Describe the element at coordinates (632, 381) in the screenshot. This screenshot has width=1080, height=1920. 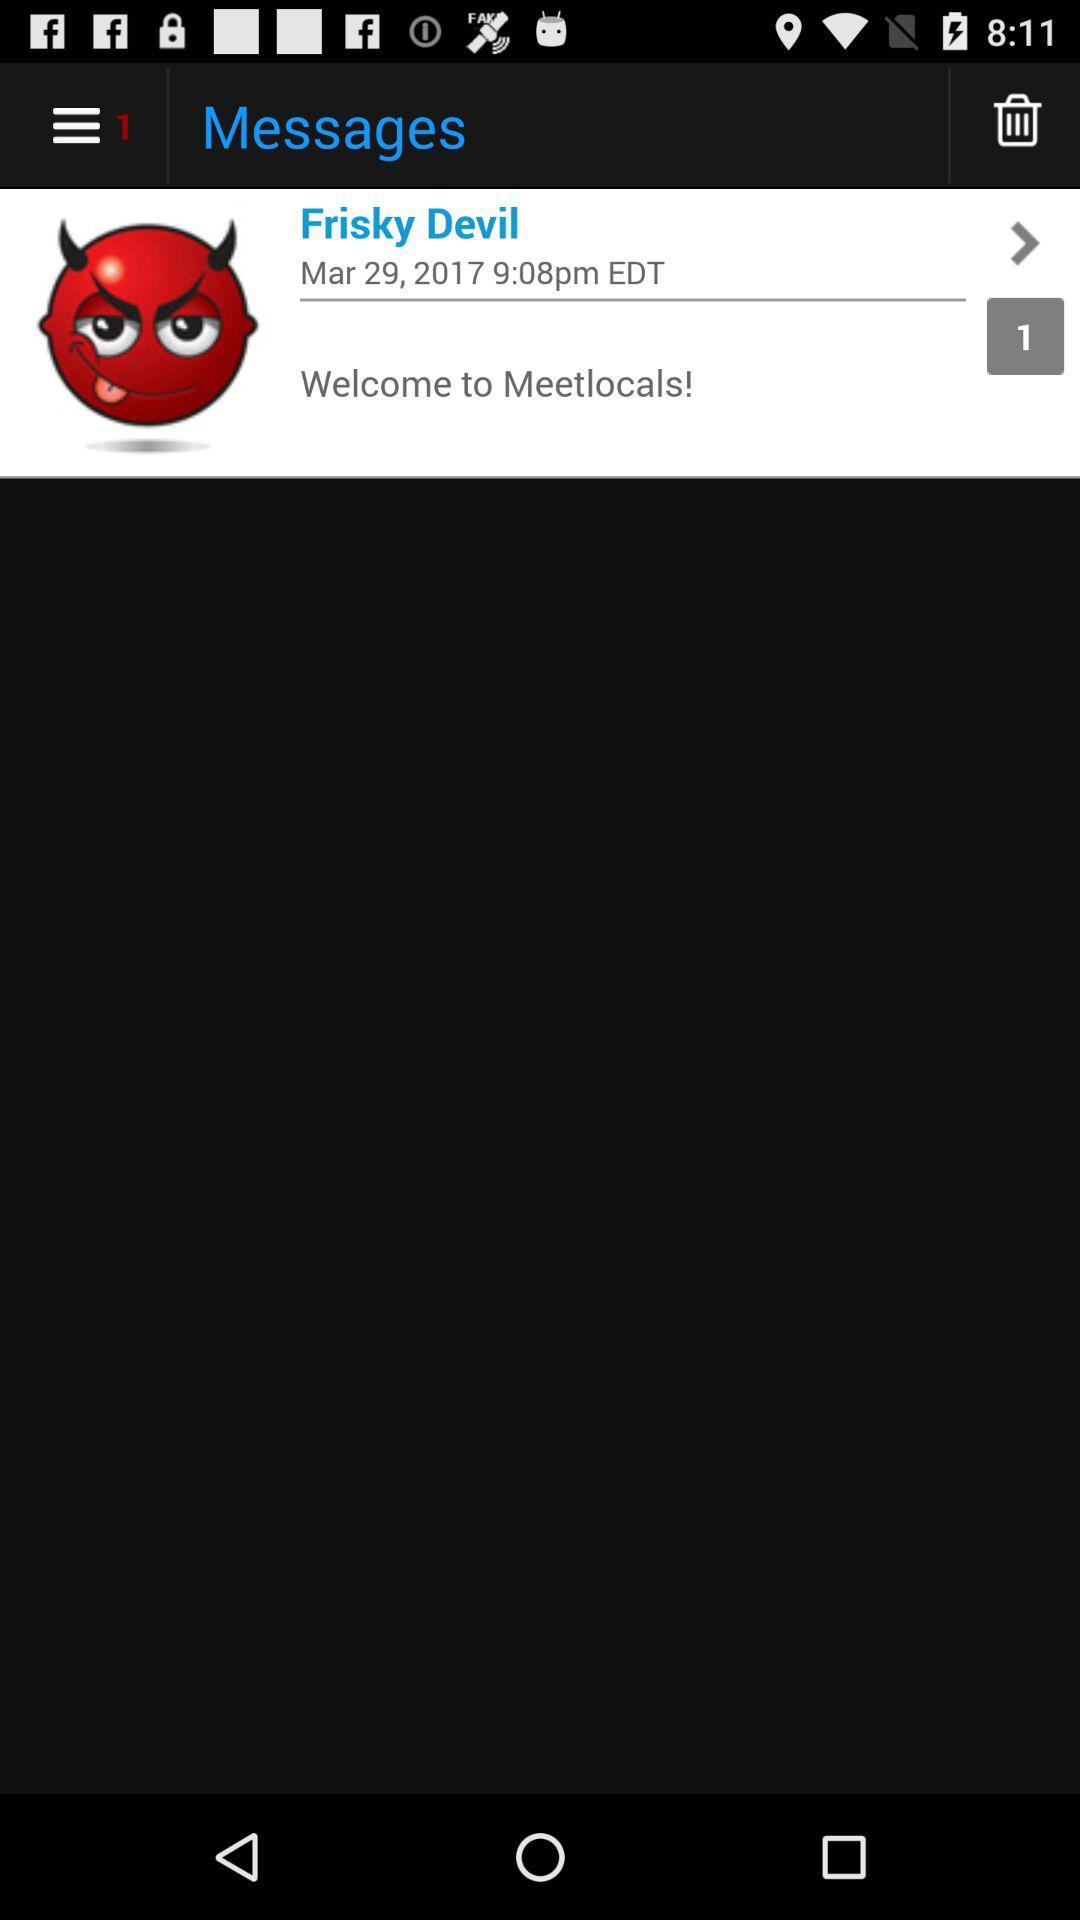
I see `the welcome to meetlocals icon` at that location.